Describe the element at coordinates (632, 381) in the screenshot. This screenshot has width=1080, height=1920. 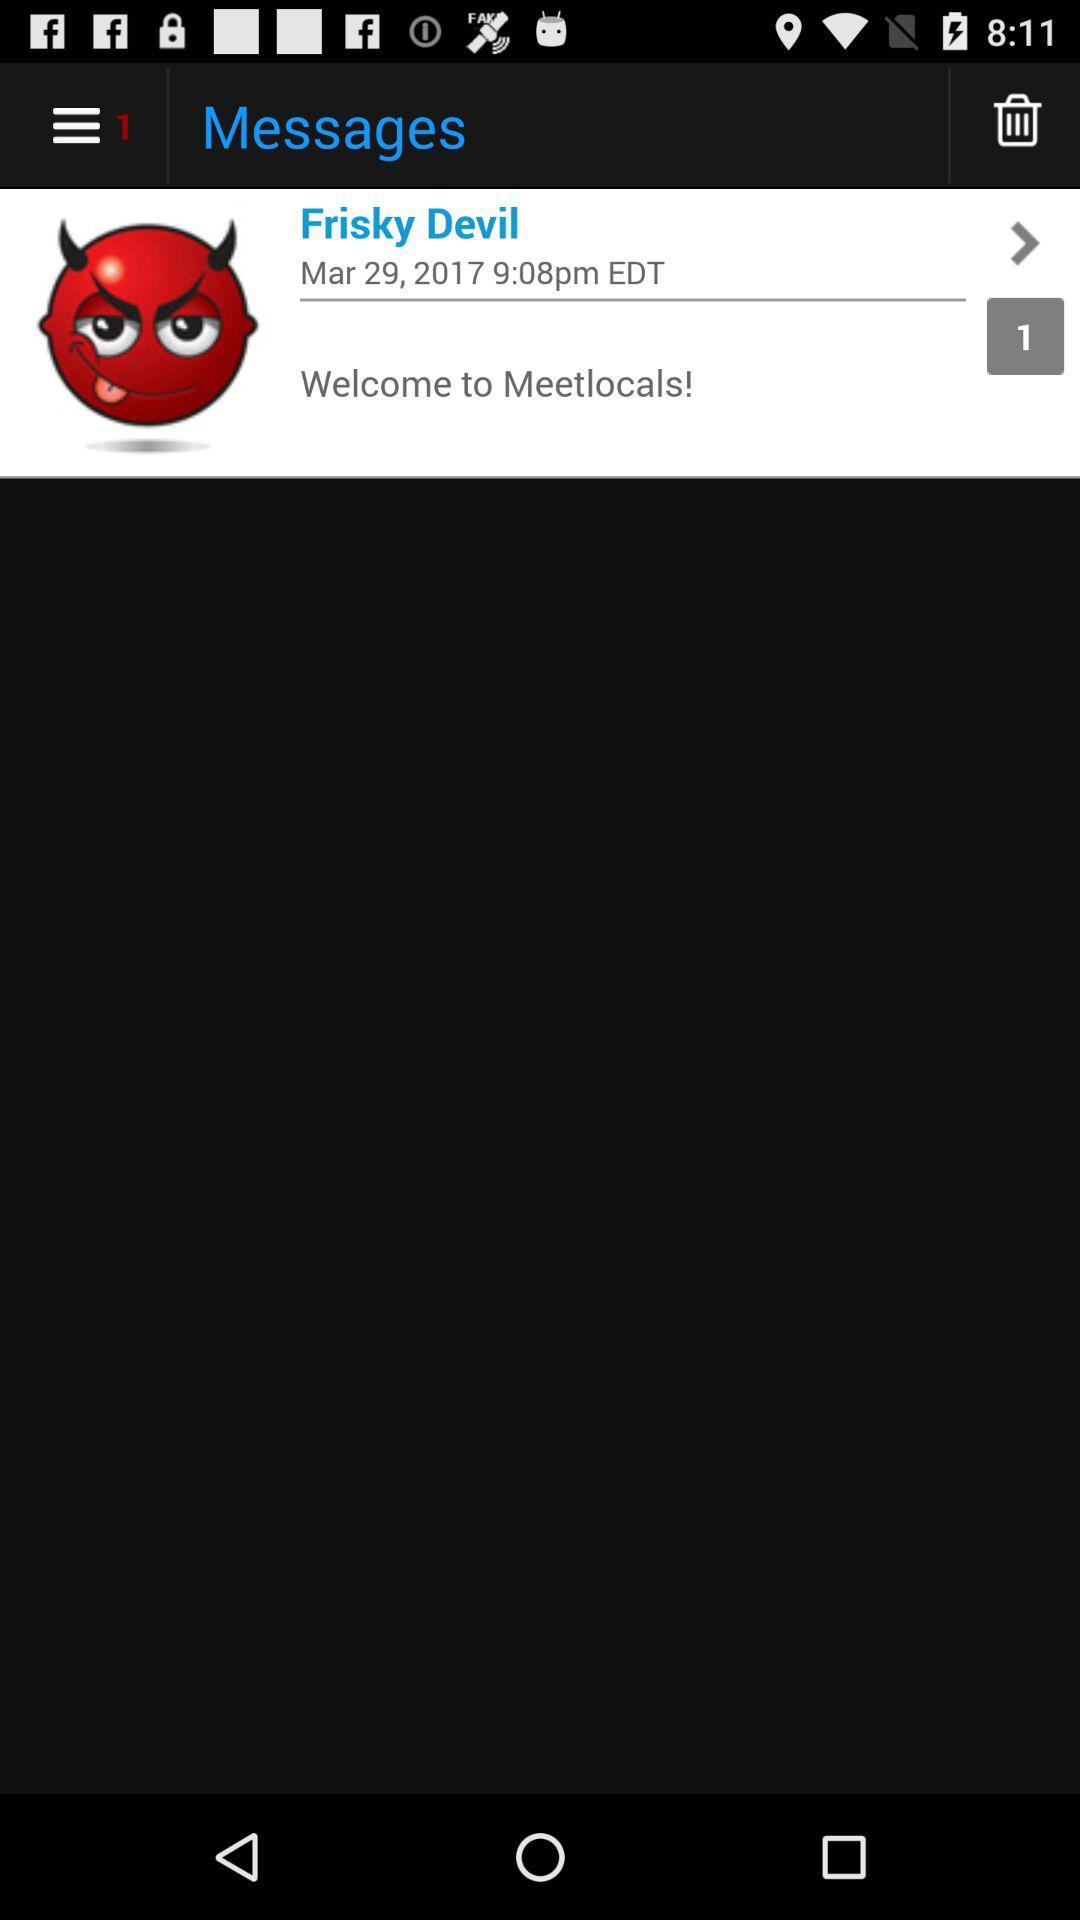
I see `the welcome to meetlocals icon` at that location.